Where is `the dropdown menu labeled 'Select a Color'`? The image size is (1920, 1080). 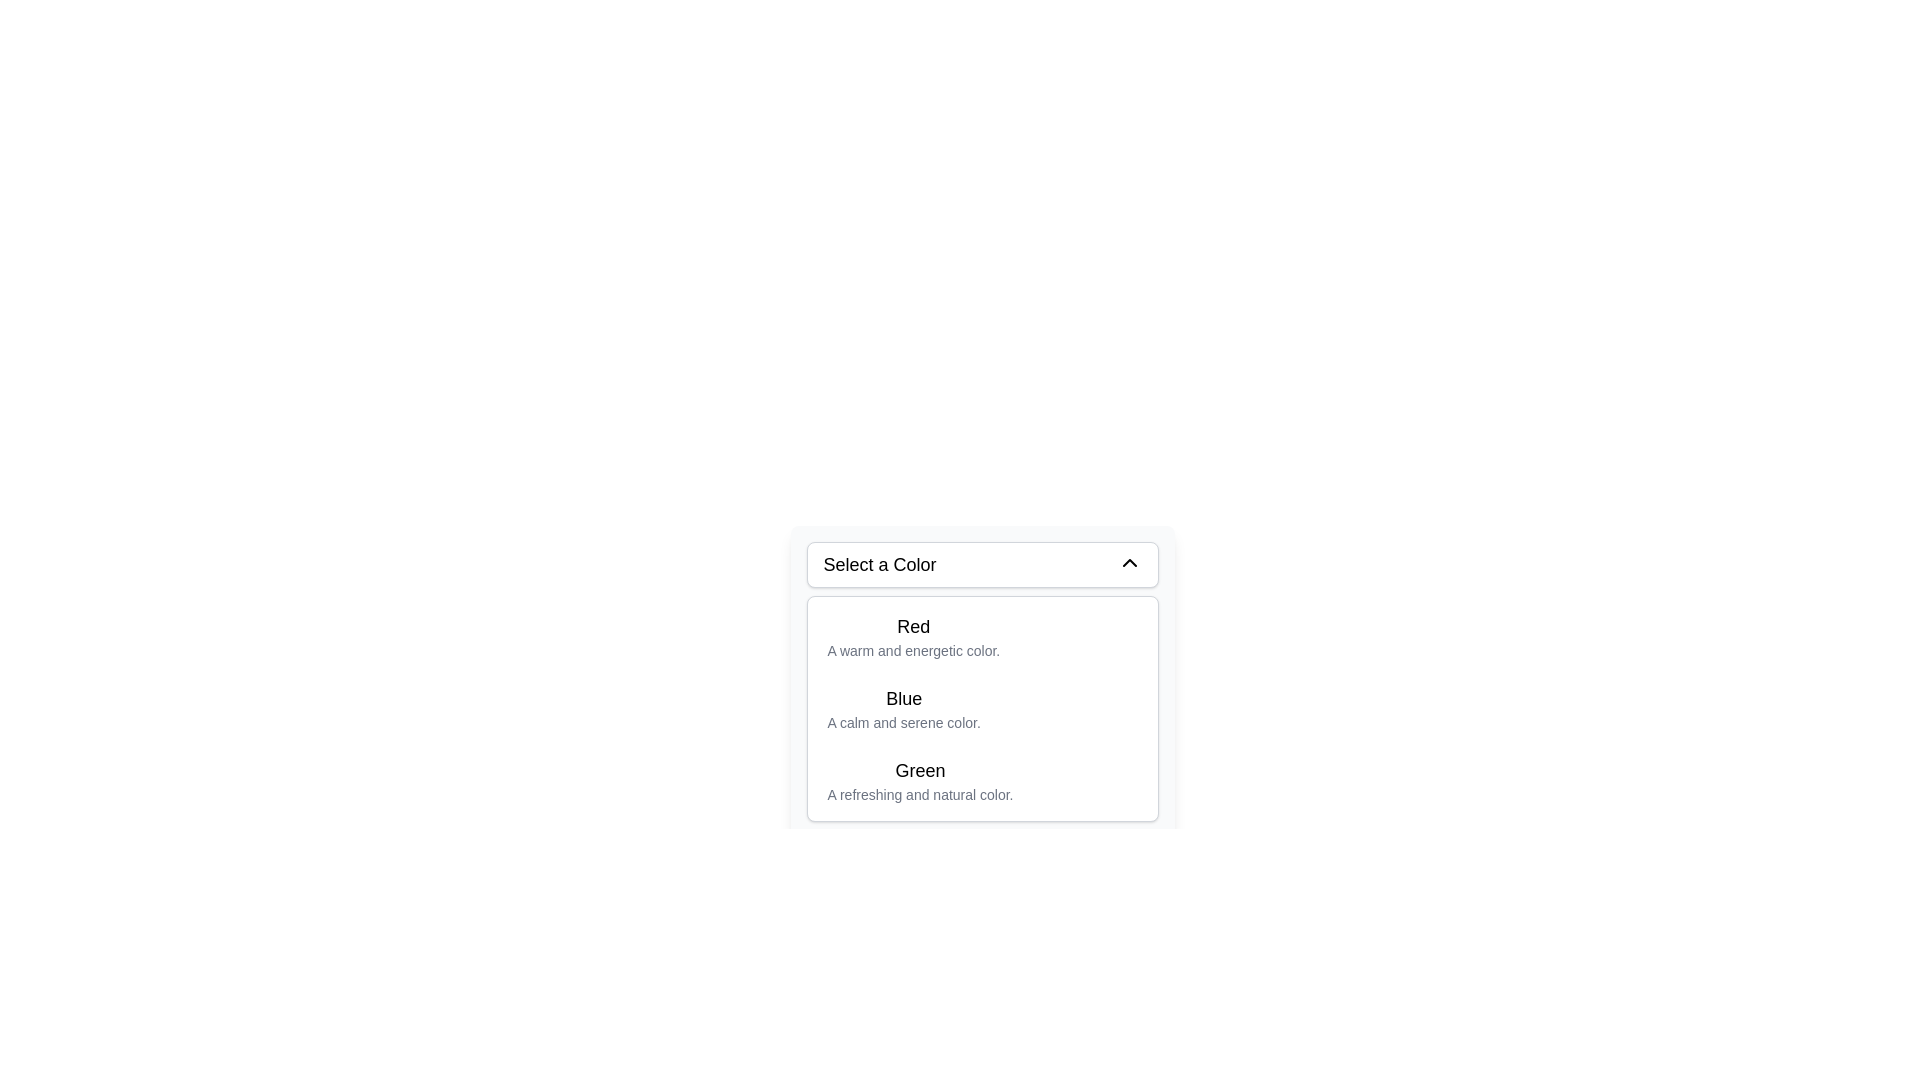 the dropdown menu labeled 'Select a Color' is located at coordinates (982, 681).